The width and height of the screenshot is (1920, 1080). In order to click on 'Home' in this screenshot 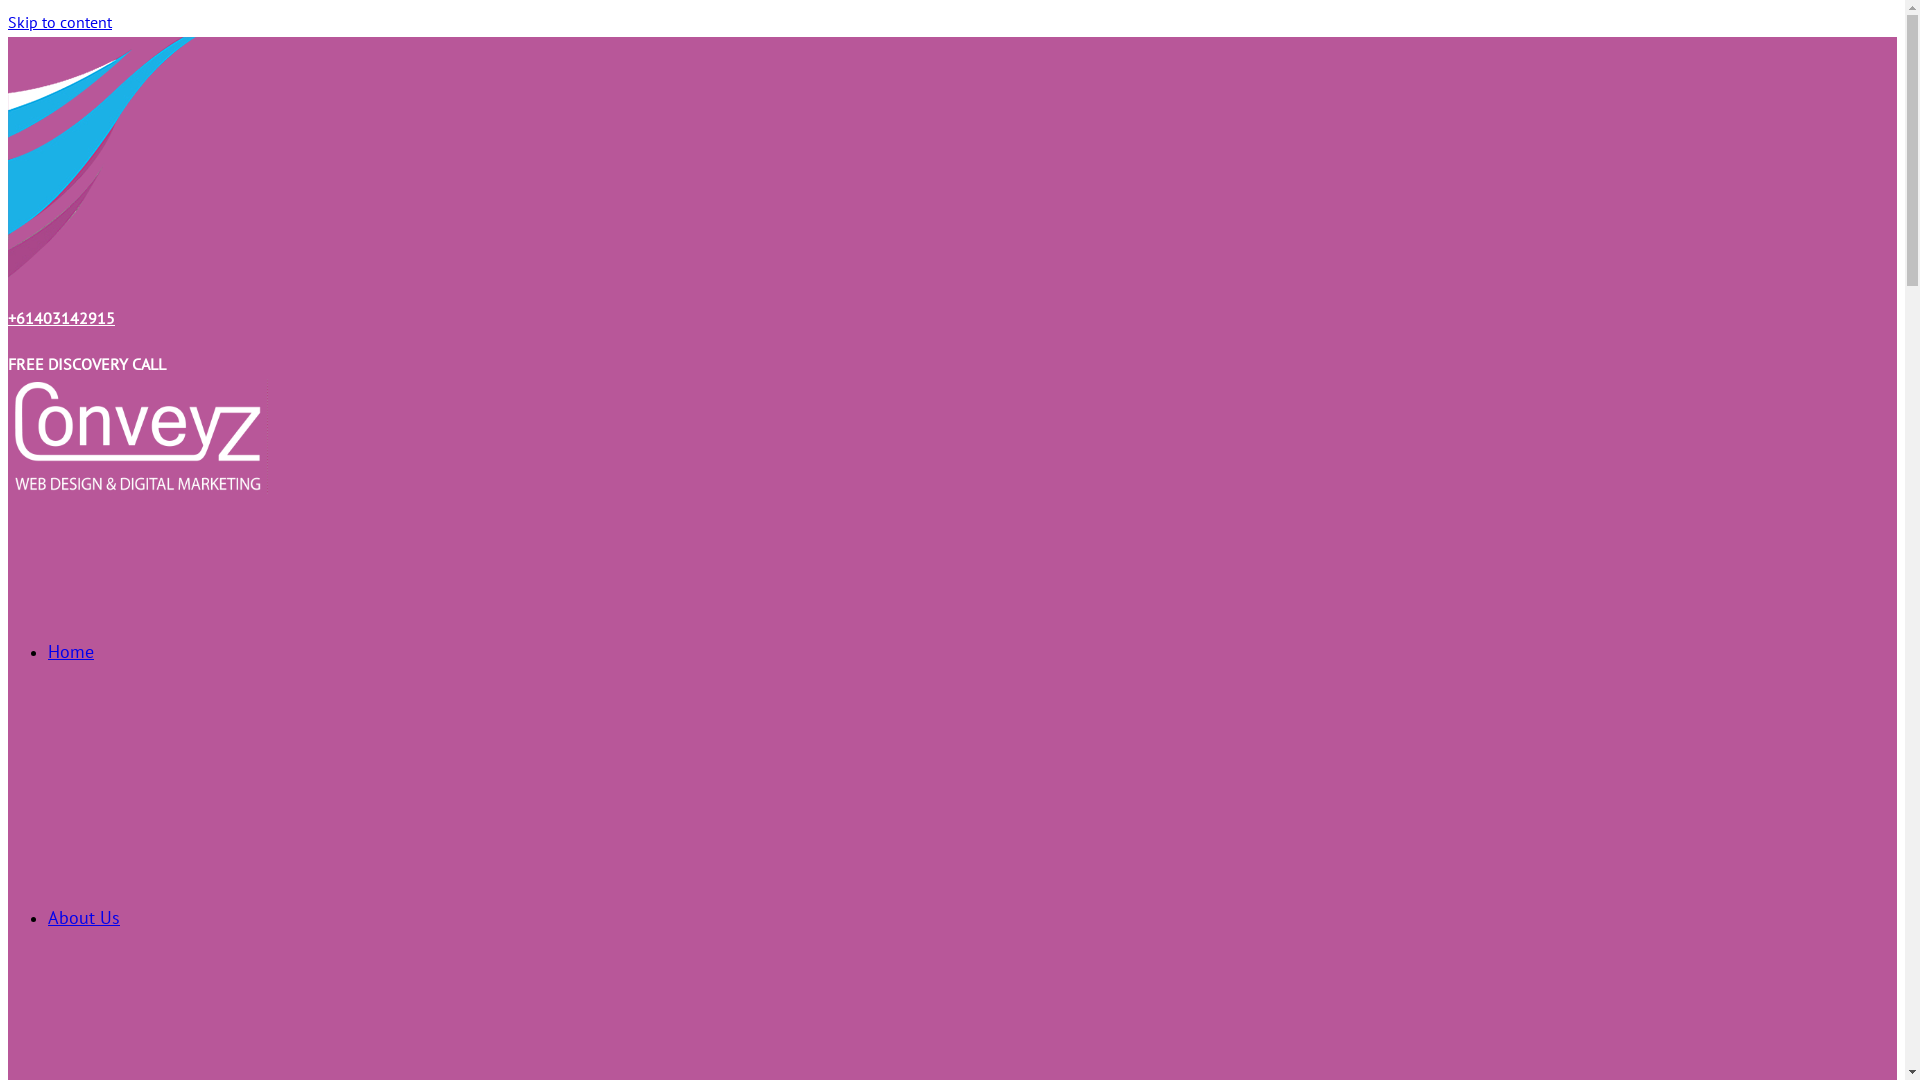, I will do `click(71, 651)`.